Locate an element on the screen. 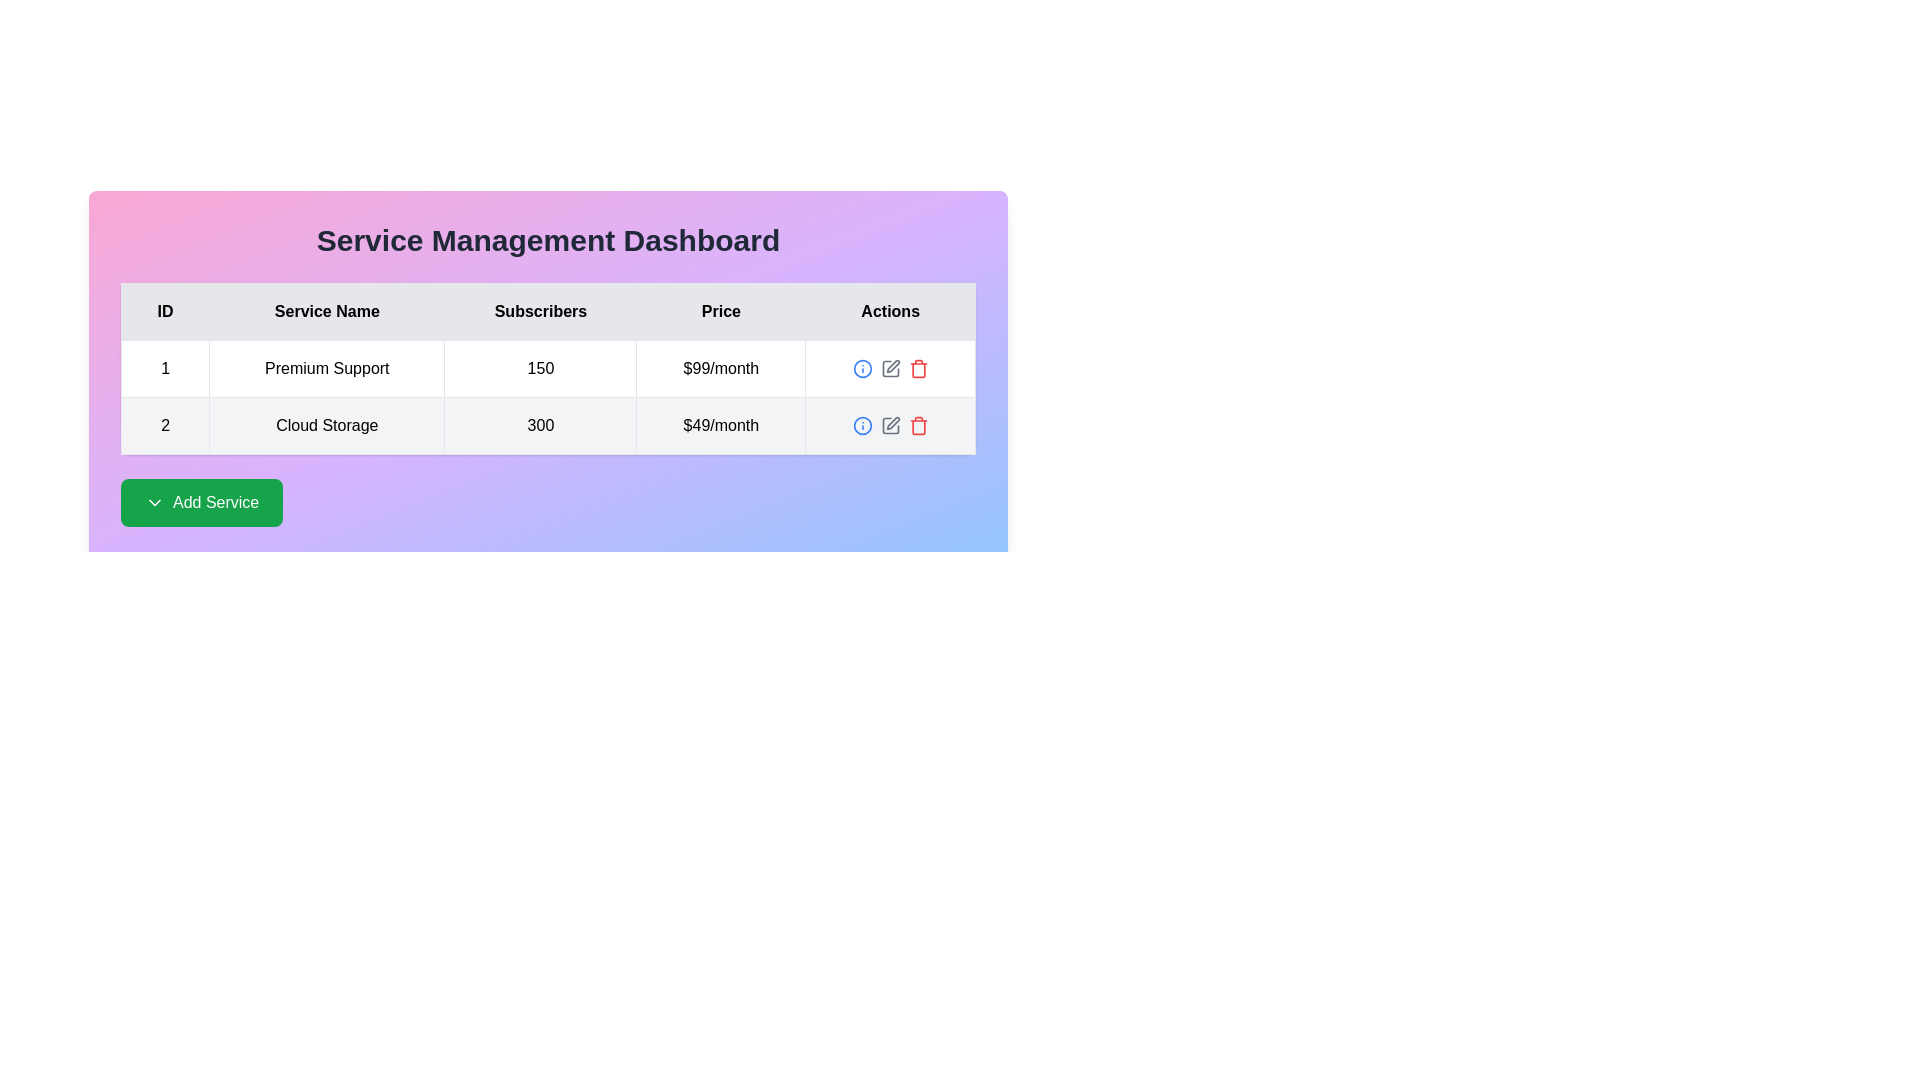 Image resolution: width=1920 pixels, height=1080 pixels. the Trash Icon button located in the Actions column of the second row of the table is located at coordinates (917, 426).